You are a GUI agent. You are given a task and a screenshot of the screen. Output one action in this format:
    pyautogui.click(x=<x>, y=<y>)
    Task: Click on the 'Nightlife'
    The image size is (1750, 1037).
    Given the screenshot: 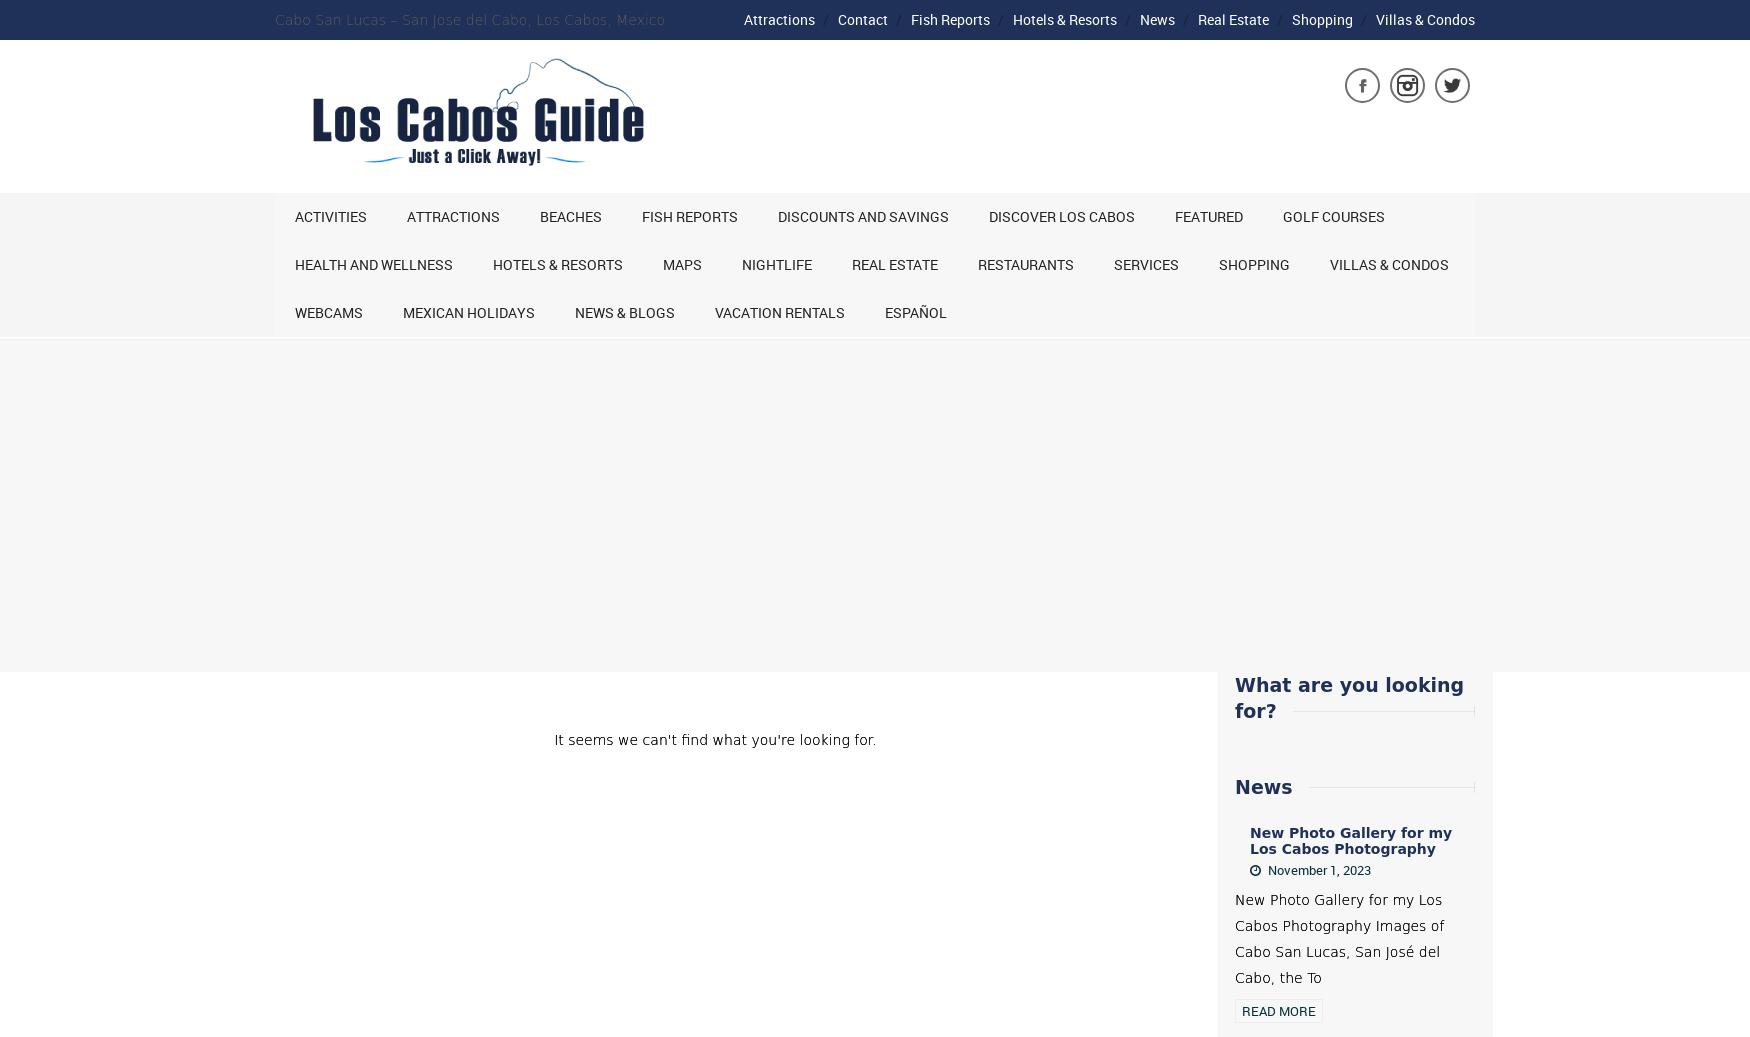 What is the action you would take?
    pyautogui.click(x=742, y=263)
    